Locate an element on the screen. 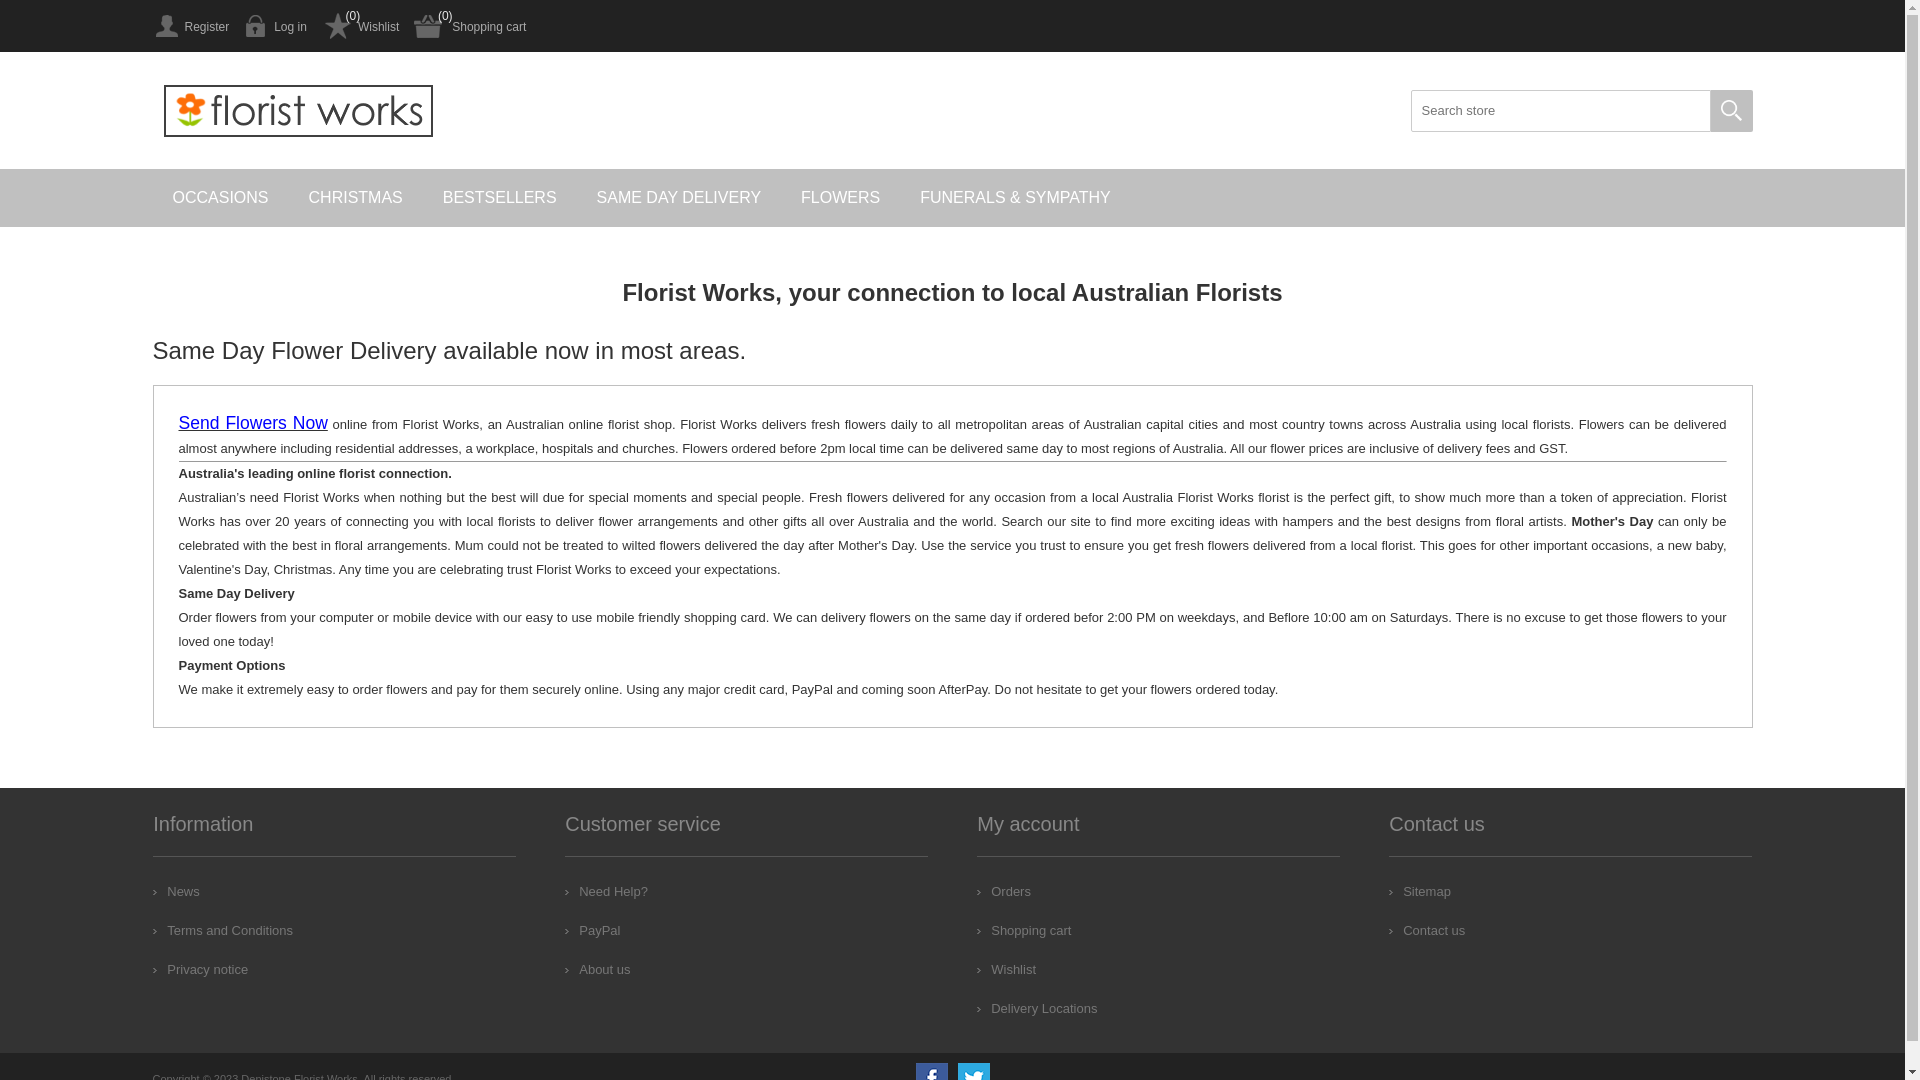 The width and height of the screenshot is (1920, 1080). 'CHRISTMAS' is located at coordinates (355, 197).